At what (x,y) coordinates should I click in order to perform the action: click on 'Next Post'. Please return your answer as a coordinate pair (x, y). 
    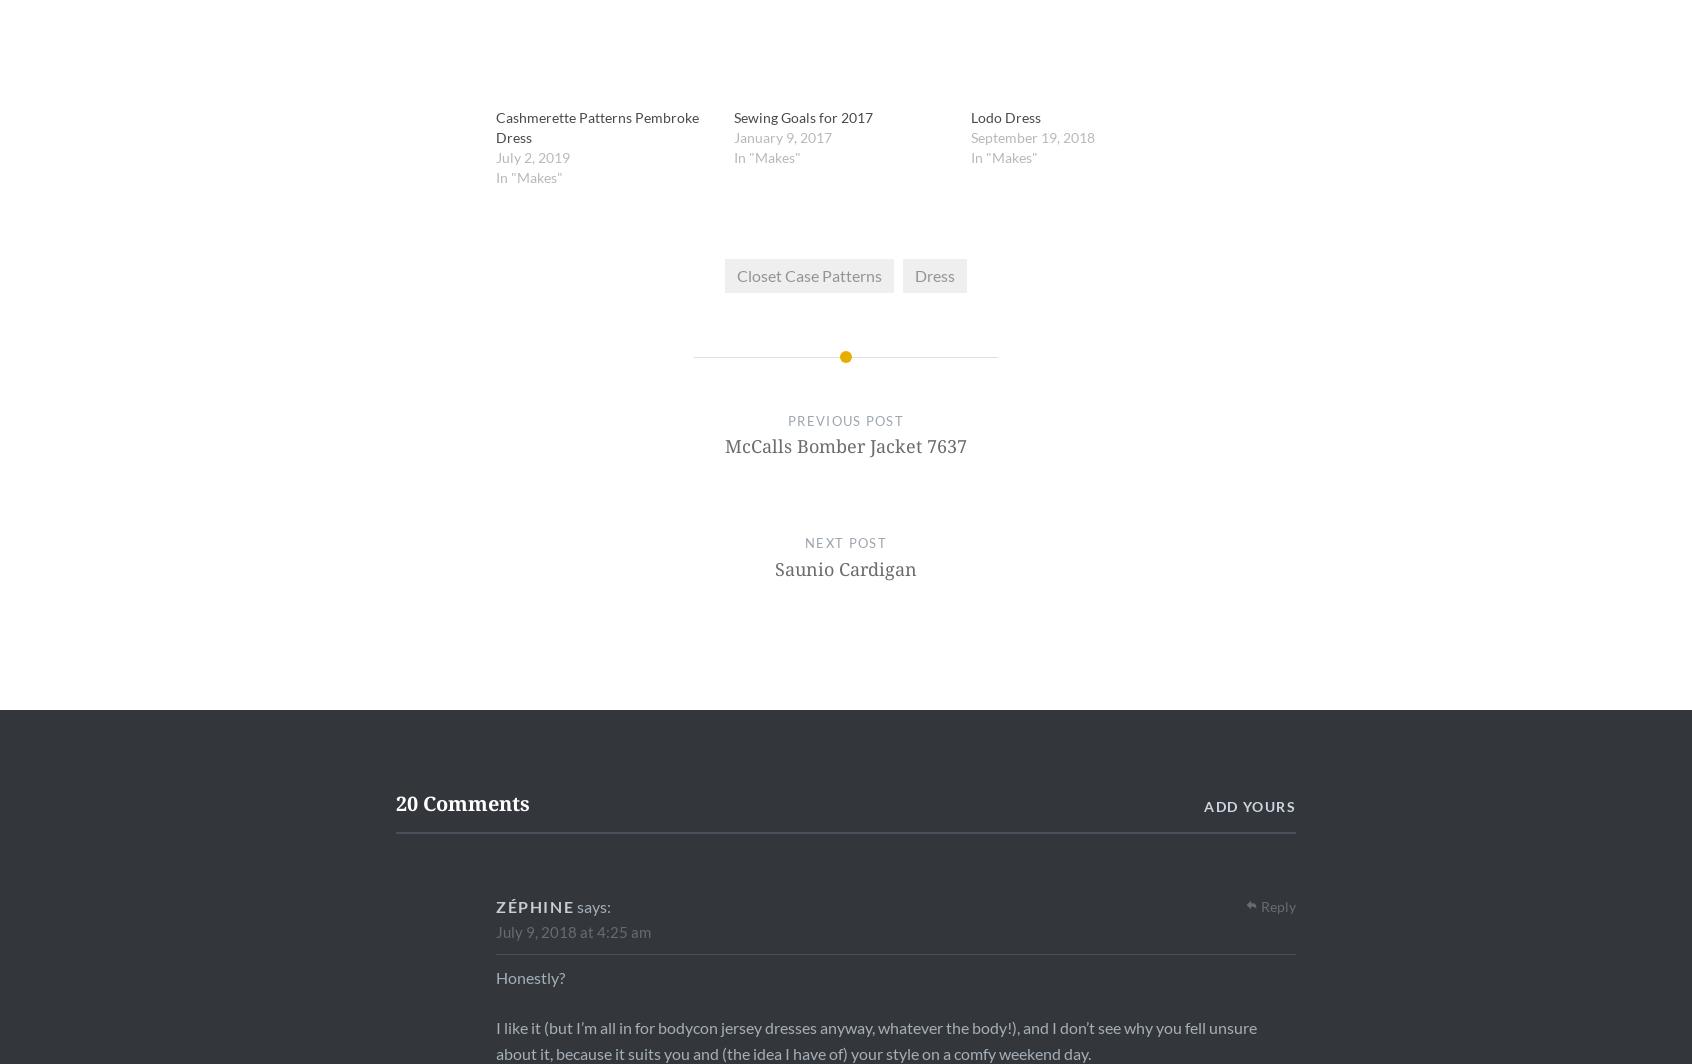
    Looking at the image, I should click on (845, 542).